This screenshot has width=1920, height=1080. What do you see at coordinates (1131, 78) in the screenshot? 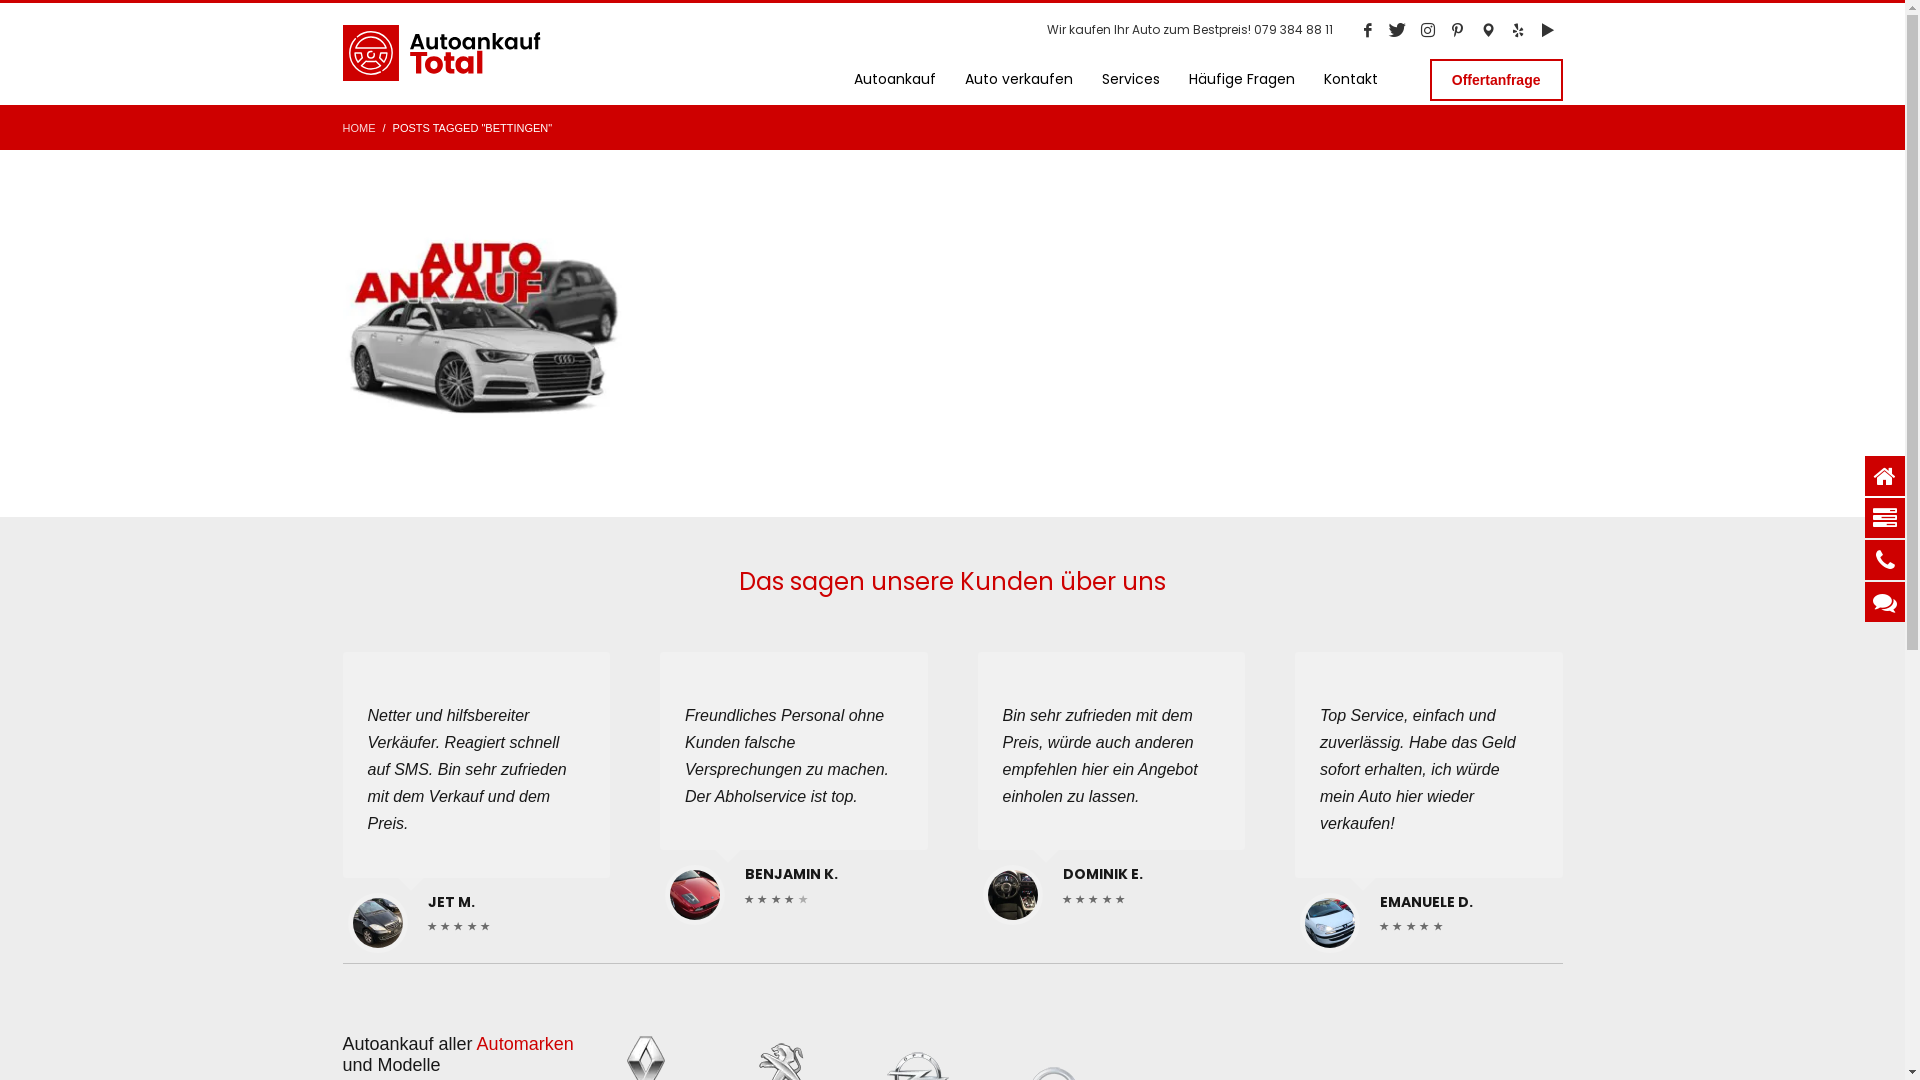
I see `'Services'` at bounding box center [1131, 78].